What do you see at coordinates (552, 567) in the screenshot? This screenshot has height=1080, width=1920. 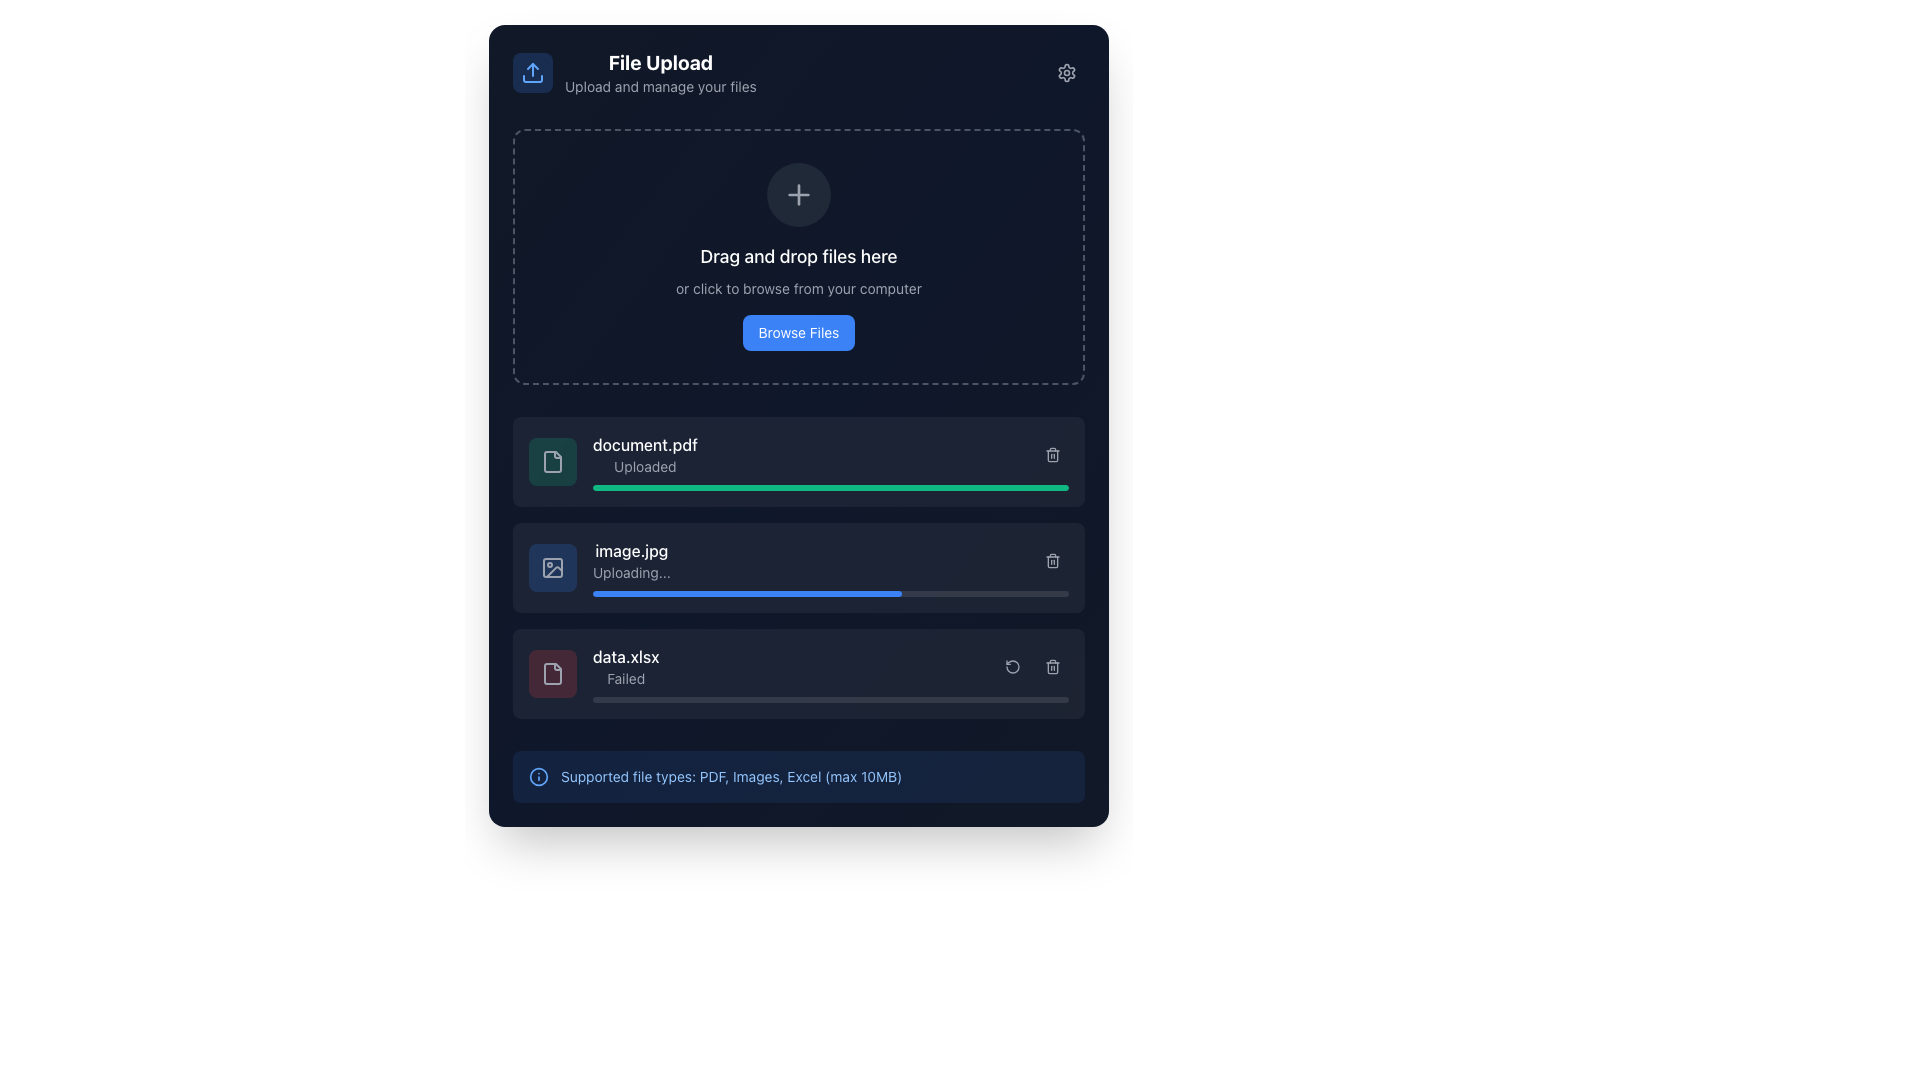 I see `the image placeholder icon located within the light blue semi-transparent background in the right-hand side list view of the file upload interface next to 'image.jpg'` at bounding box center [552, 567].